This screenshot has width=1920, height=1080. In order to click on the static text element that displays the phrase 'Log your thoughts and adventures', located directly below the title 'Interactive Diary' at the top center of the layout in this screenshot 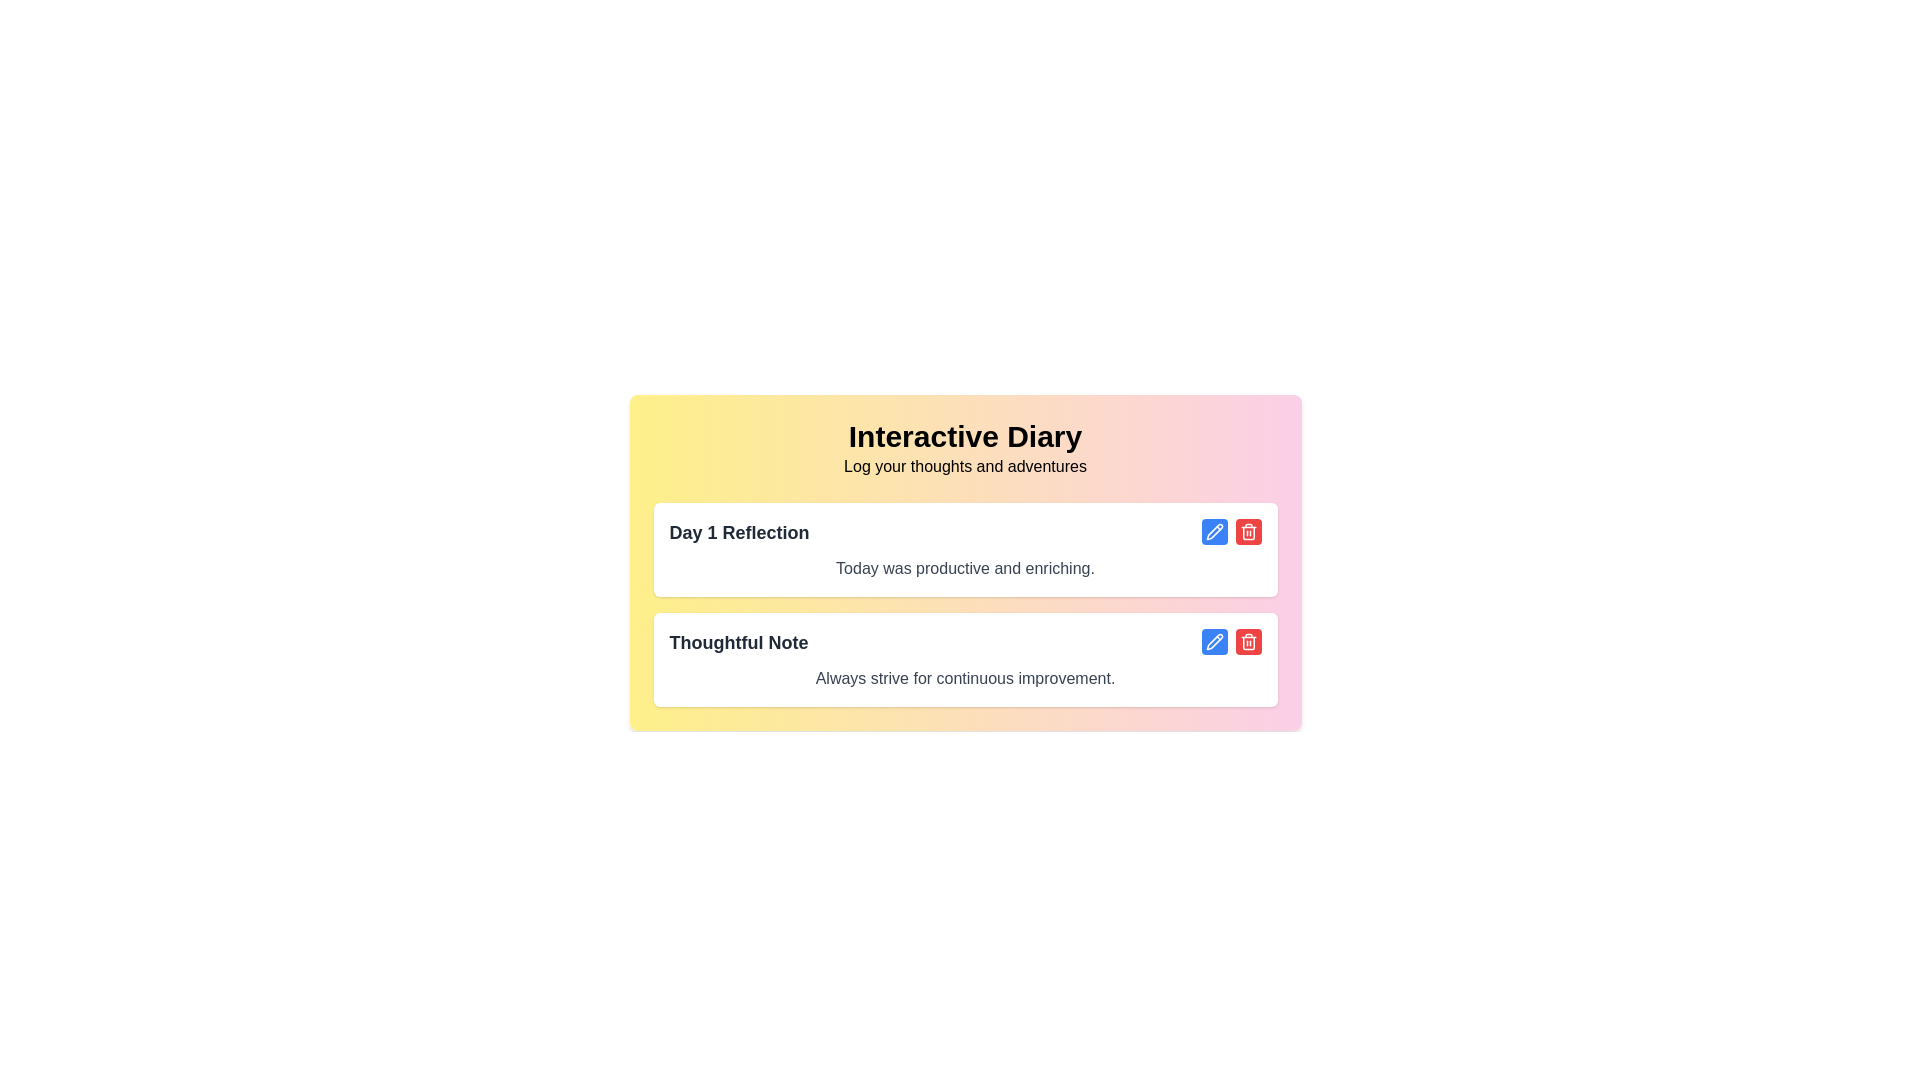, I will do `click(965, 466)`.